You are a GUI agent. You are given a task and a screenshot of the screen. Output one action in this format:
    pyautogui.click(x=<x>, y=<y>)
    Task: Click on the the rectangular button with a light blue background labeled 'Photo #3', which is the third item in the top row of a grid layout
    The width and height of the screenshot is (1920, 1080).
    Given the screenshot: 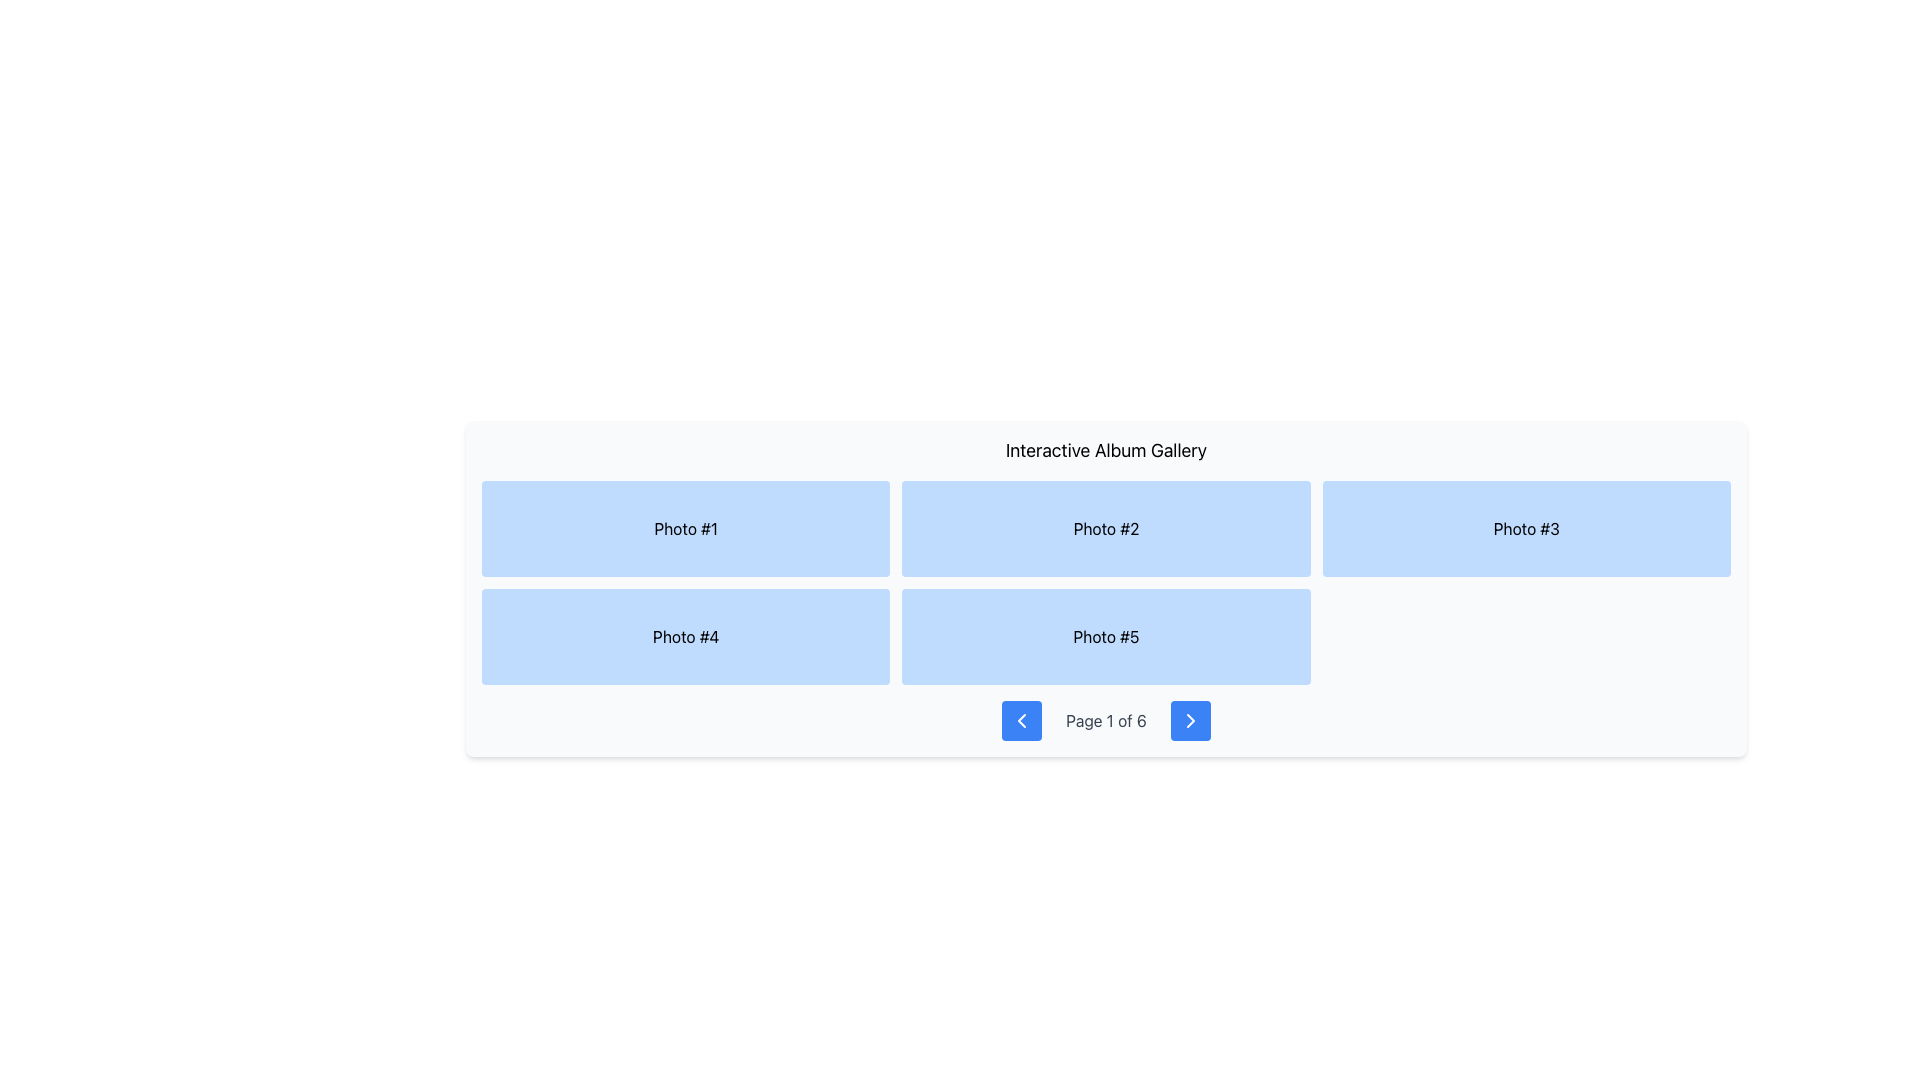 What is the action you would take?
    pyautogui.click(x=1525, y=527)
    